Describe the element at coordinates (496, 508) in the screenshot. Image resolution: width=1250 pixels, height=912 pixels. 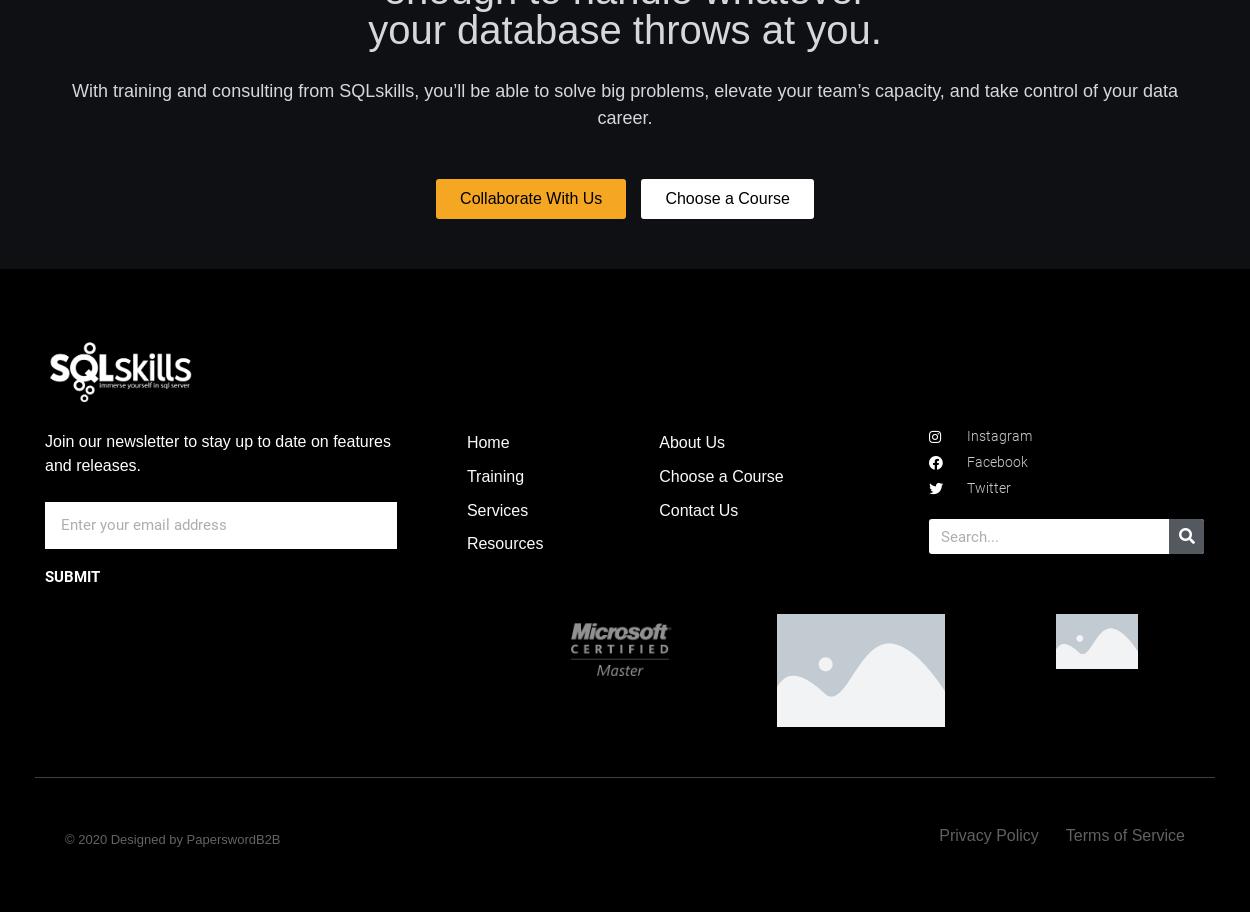
I see `'Services'` at that location.